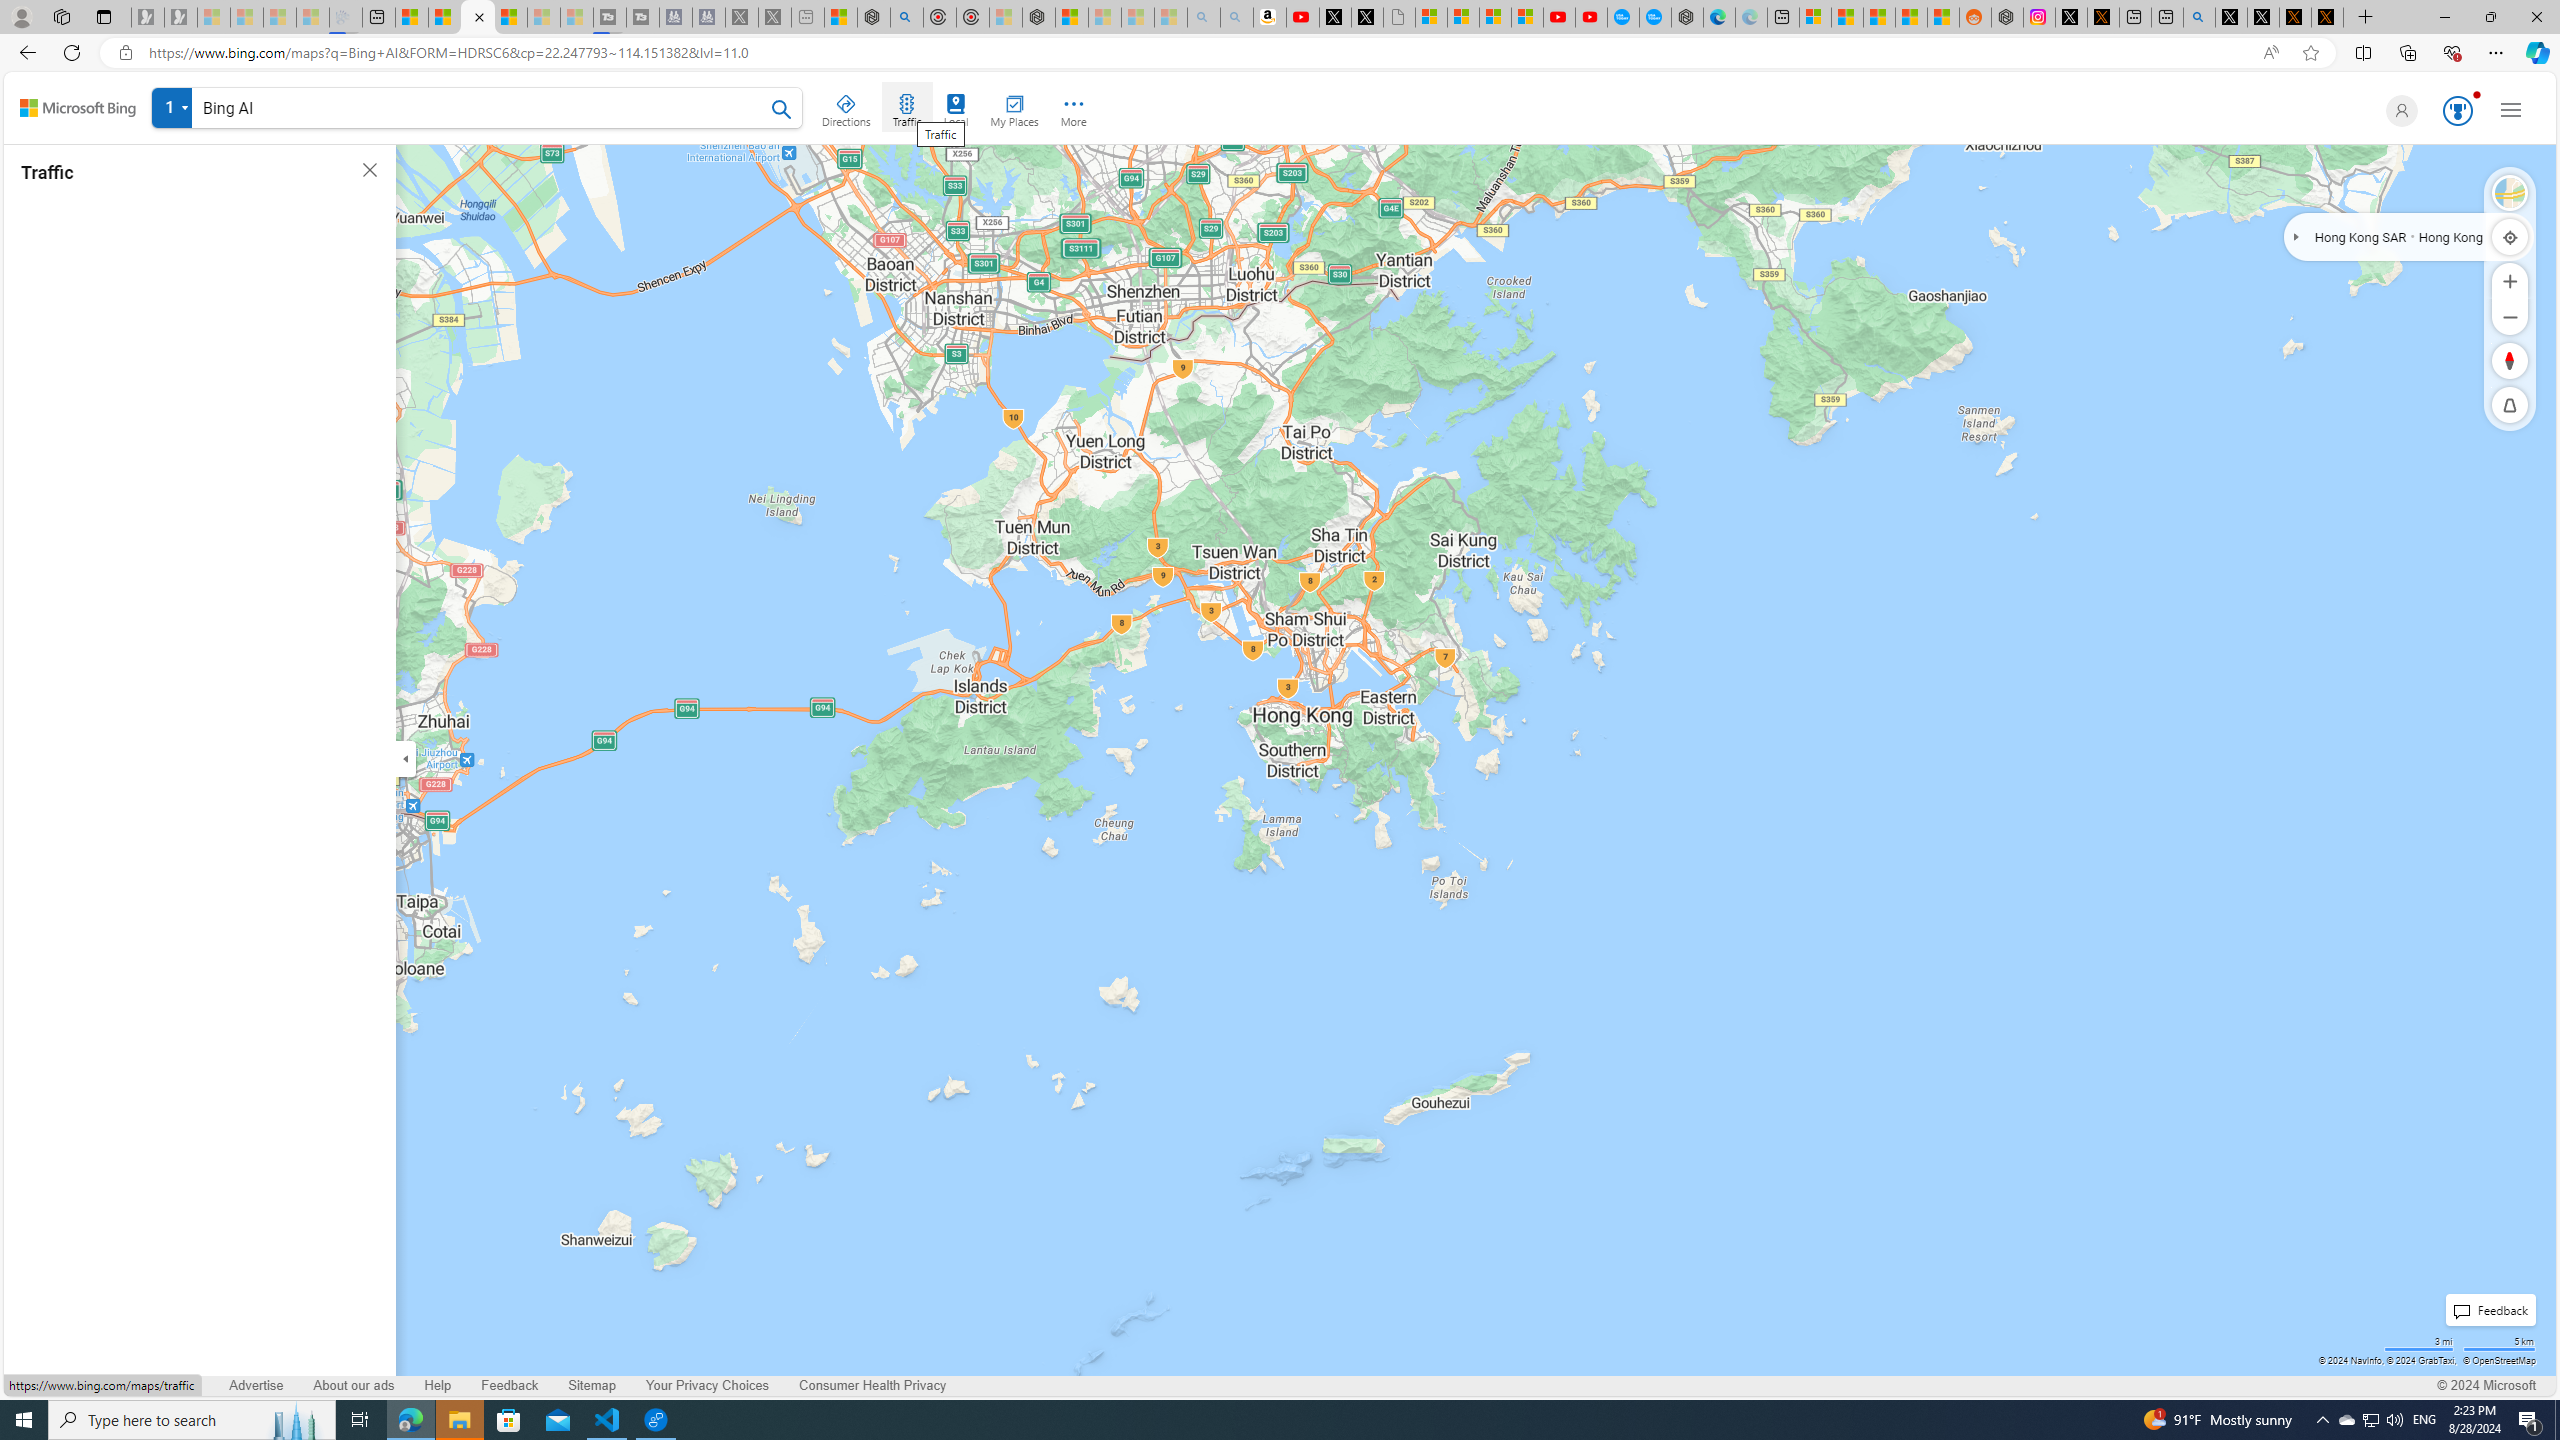  Describe the element at coordinates (1072, 107) in the screenshot. I see `'More'` at that location.